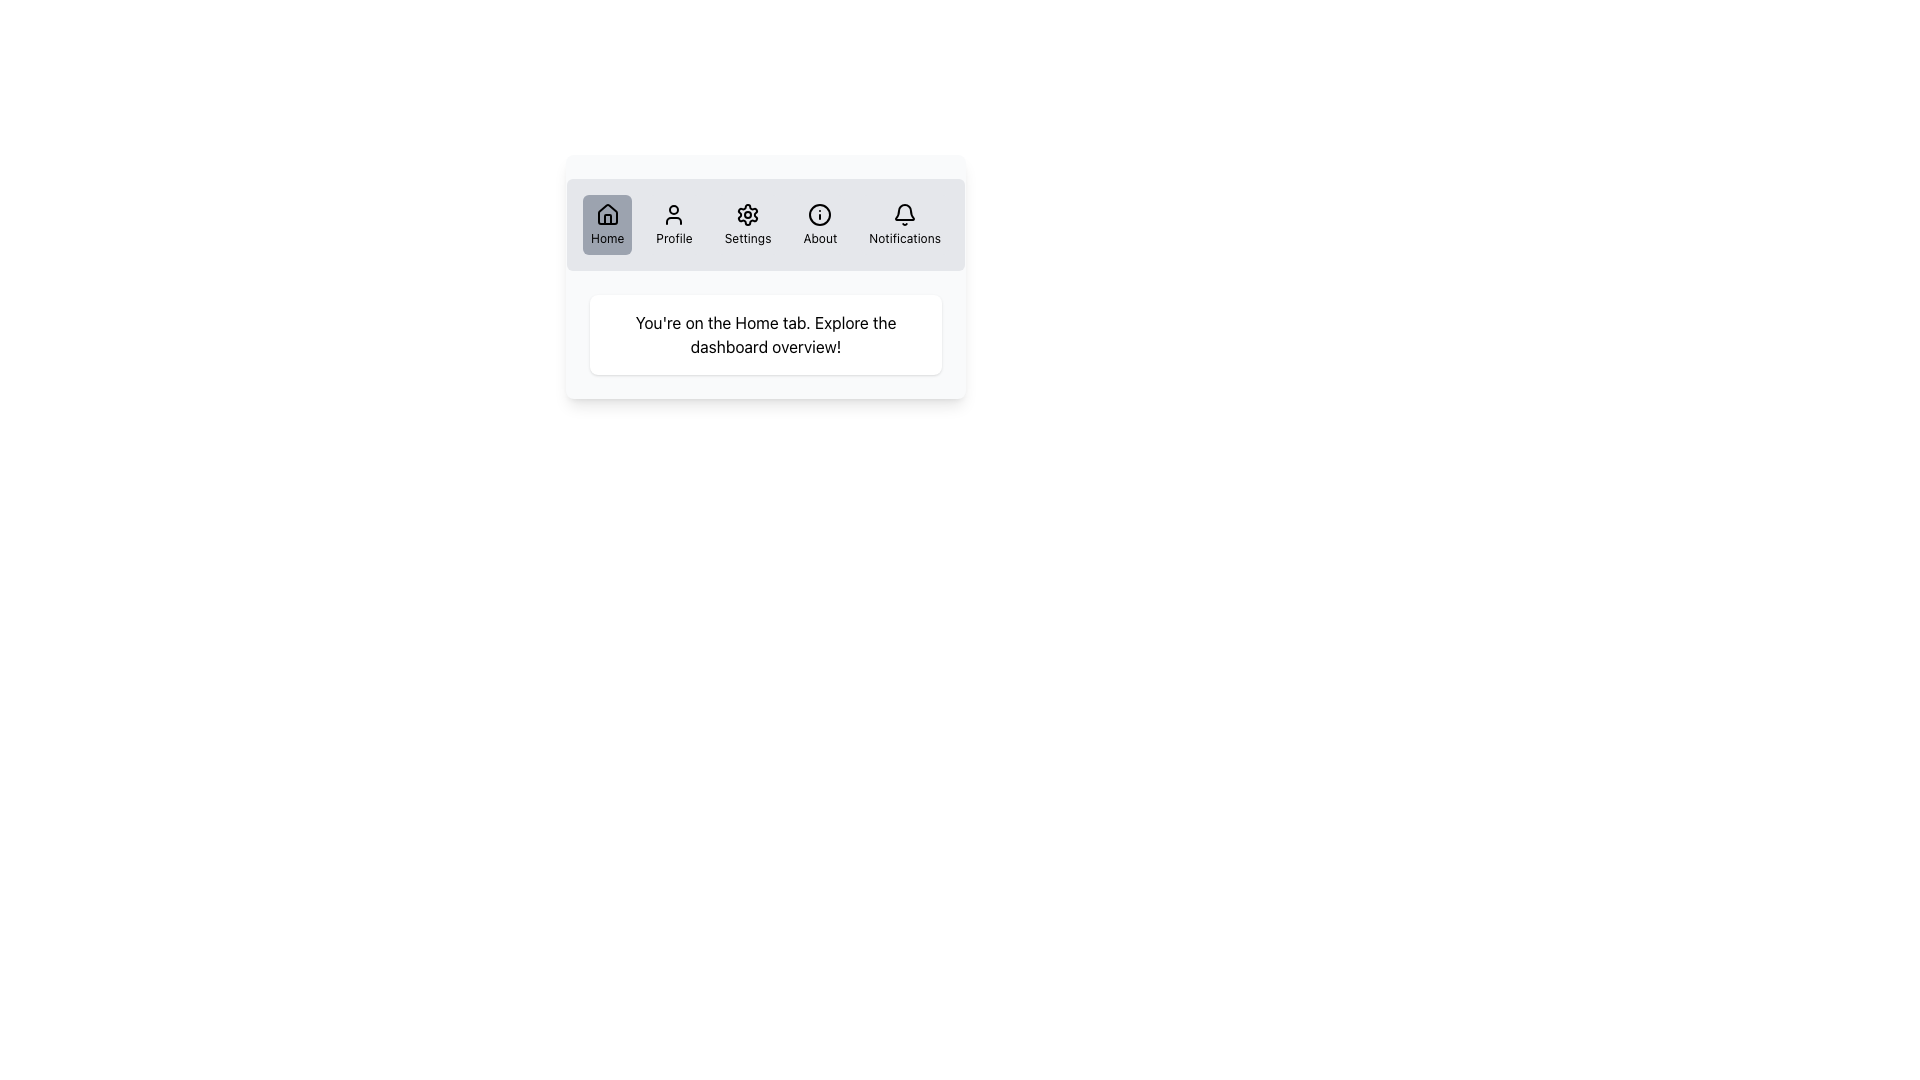  Describe the element at coordinates (765, 224) in the screenshot. I see `the Navigation bar located in the upper central portion of the application` at that location.